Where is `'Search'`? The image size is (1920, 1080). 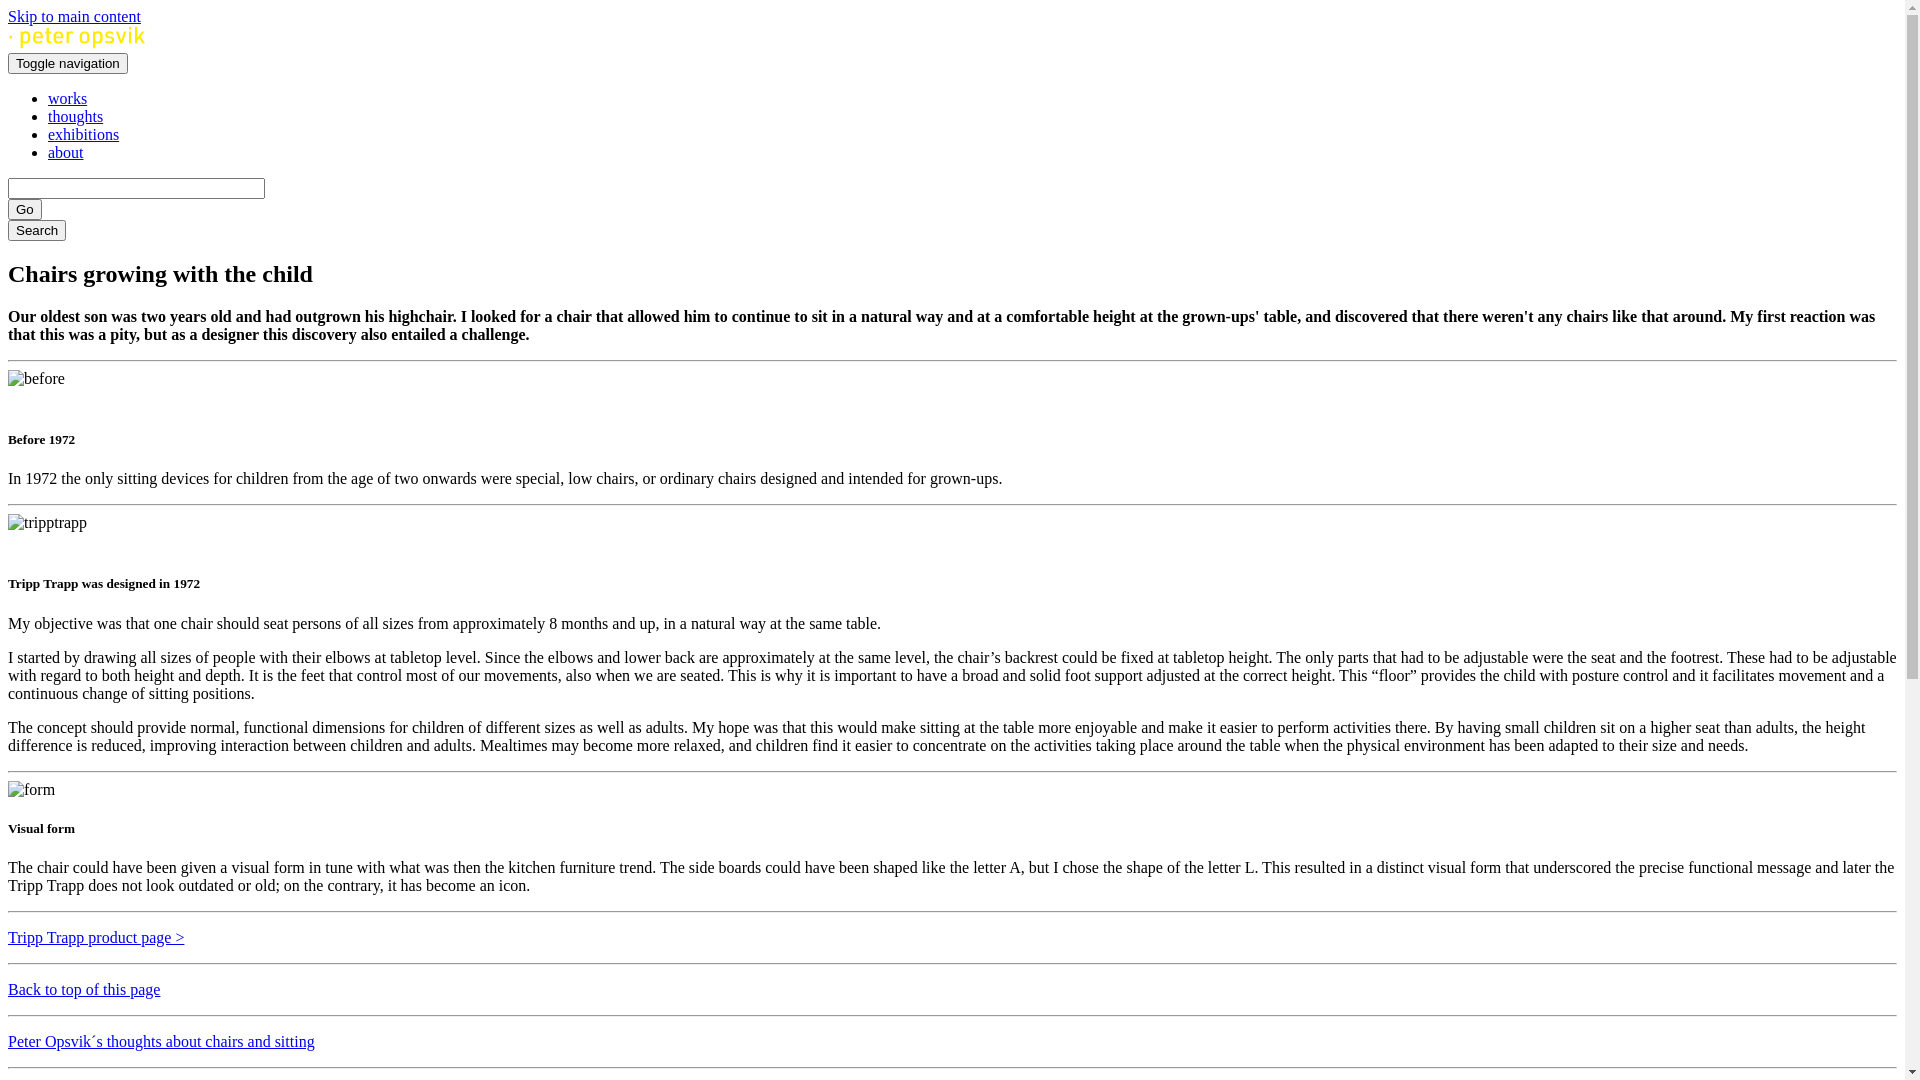
'Search' is located at coordinates (37, 229).